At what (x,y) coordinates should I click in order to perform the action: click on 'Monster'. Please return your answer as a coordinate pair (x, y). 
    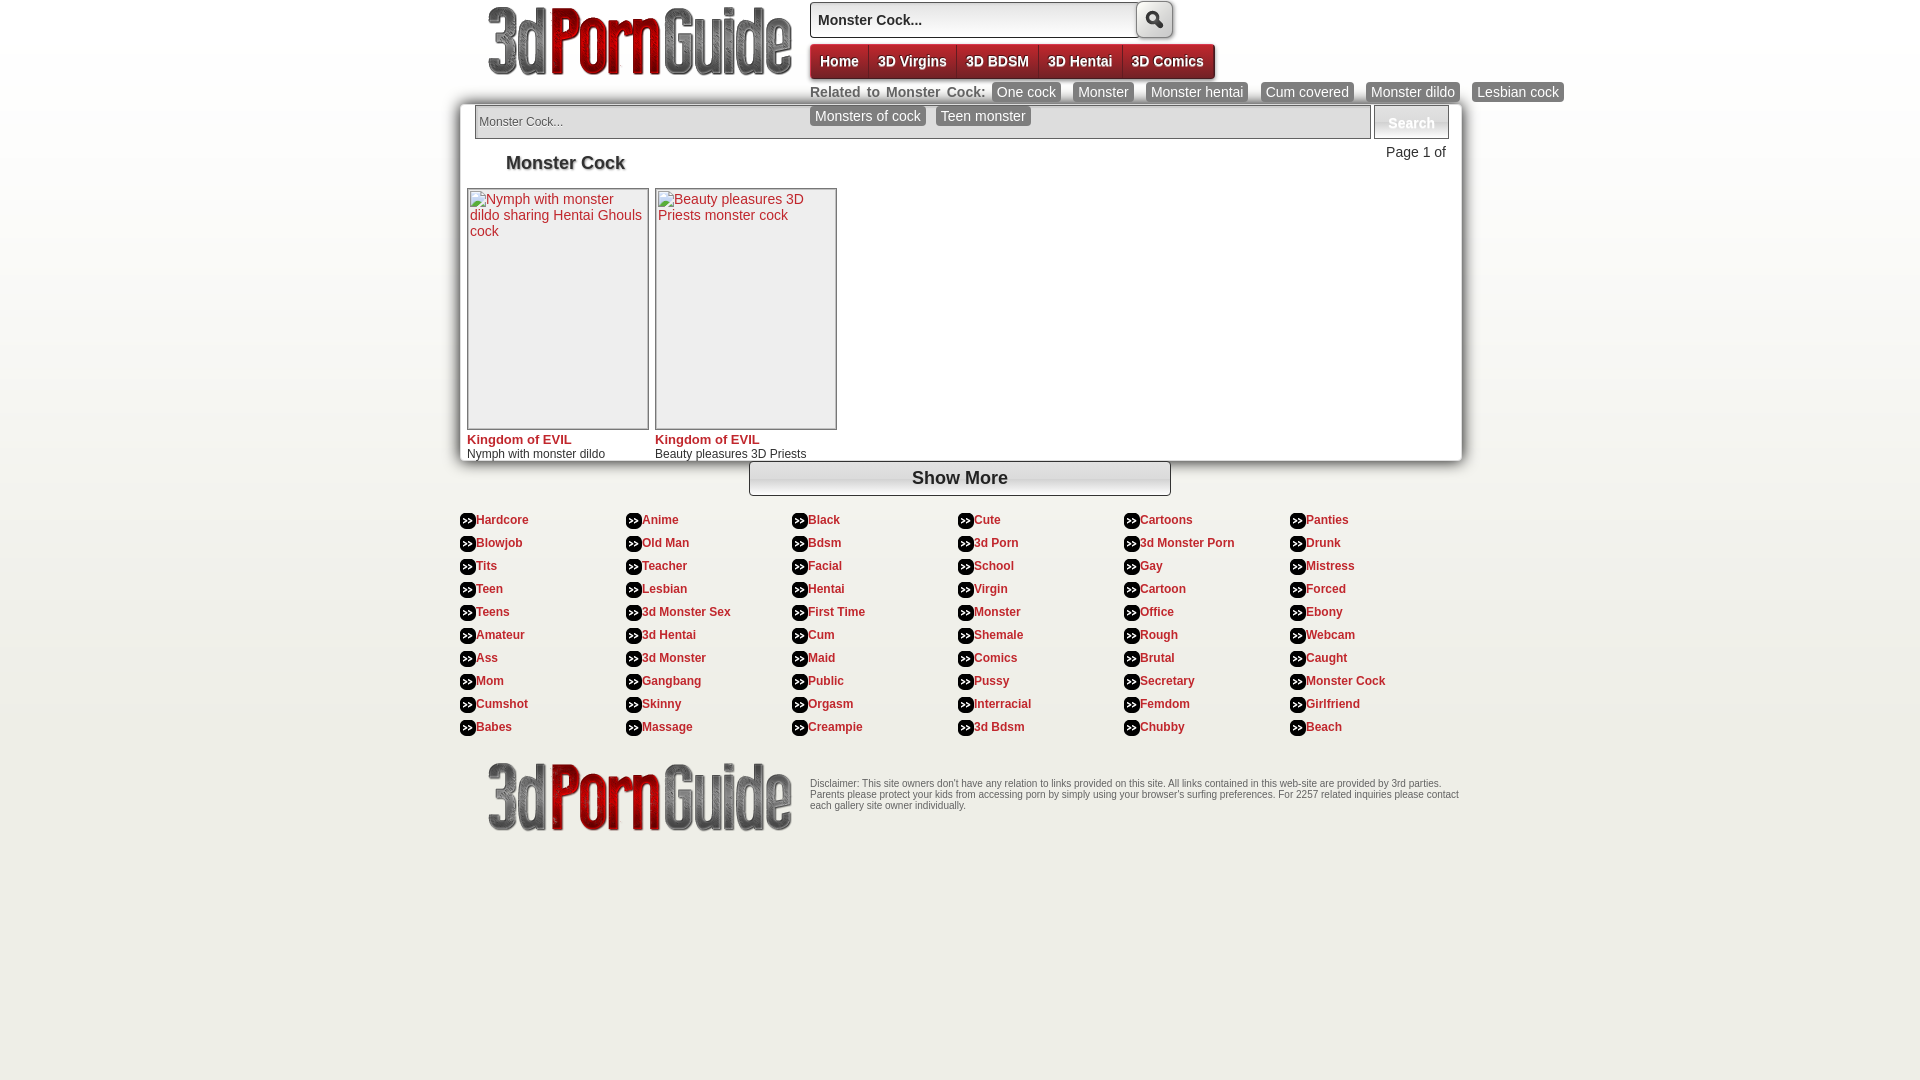
    Looking at the image, I should click on (1102, 92).